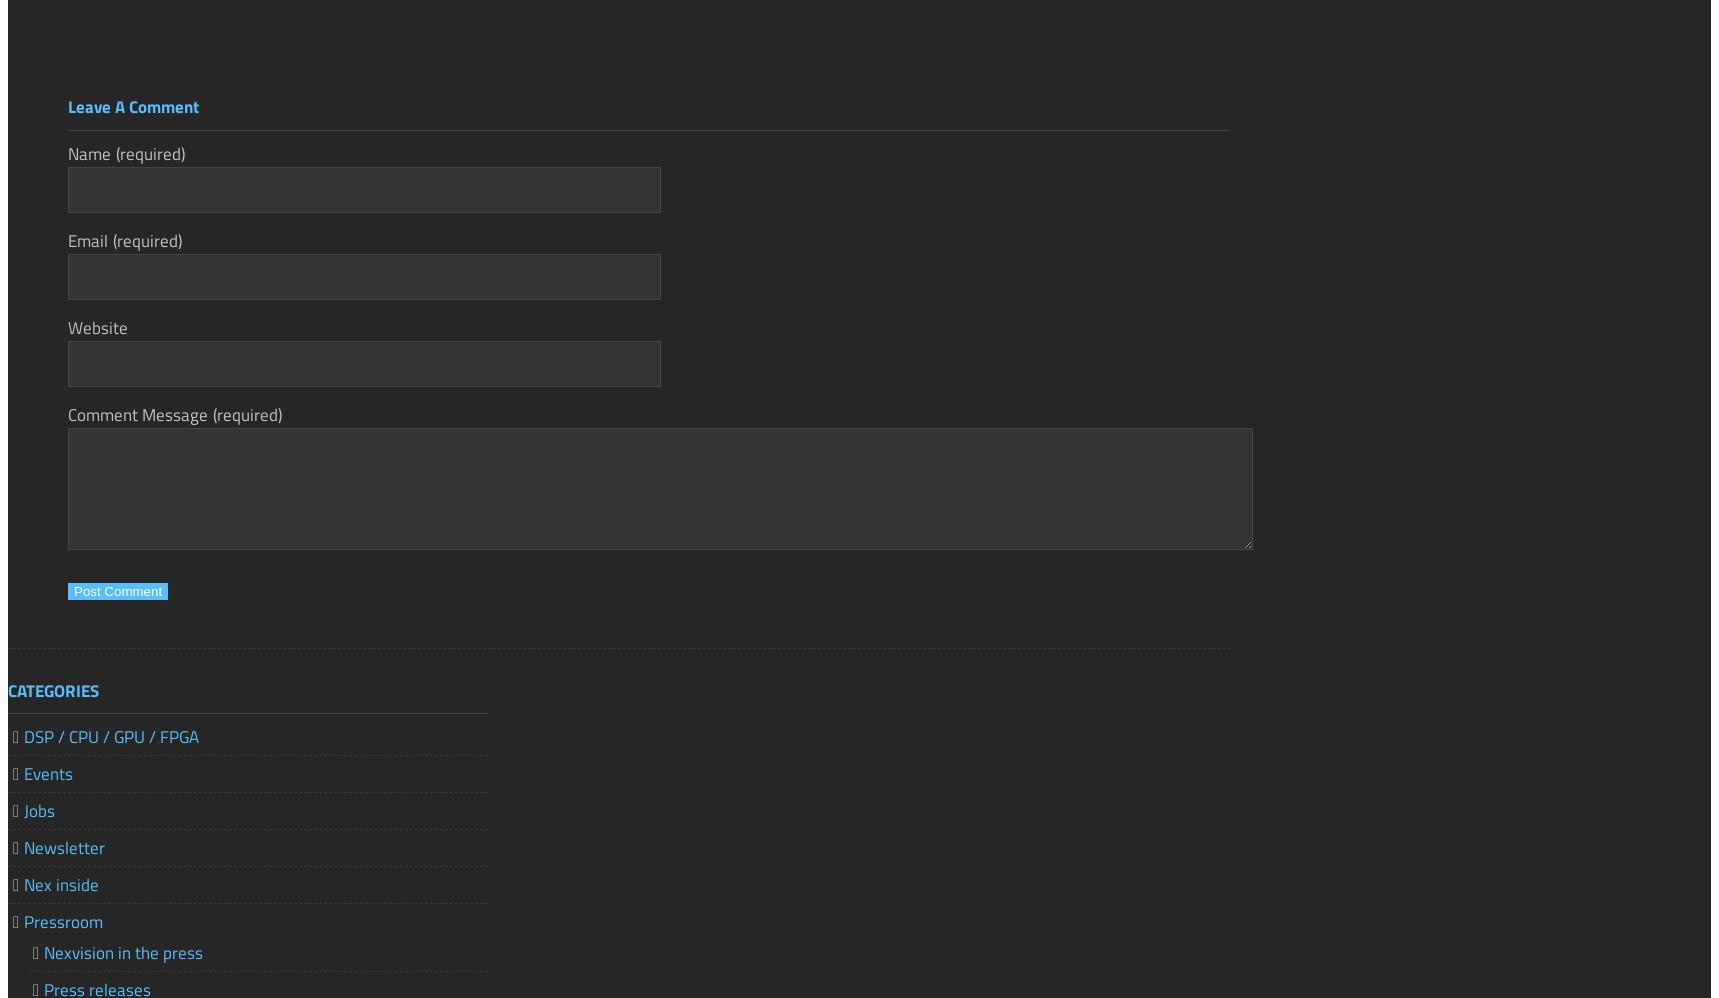 This screenshot has height=998, width=1719. Describe the element at coordinates (89, 151) in the screenshot. I see `'Name'` at that location.